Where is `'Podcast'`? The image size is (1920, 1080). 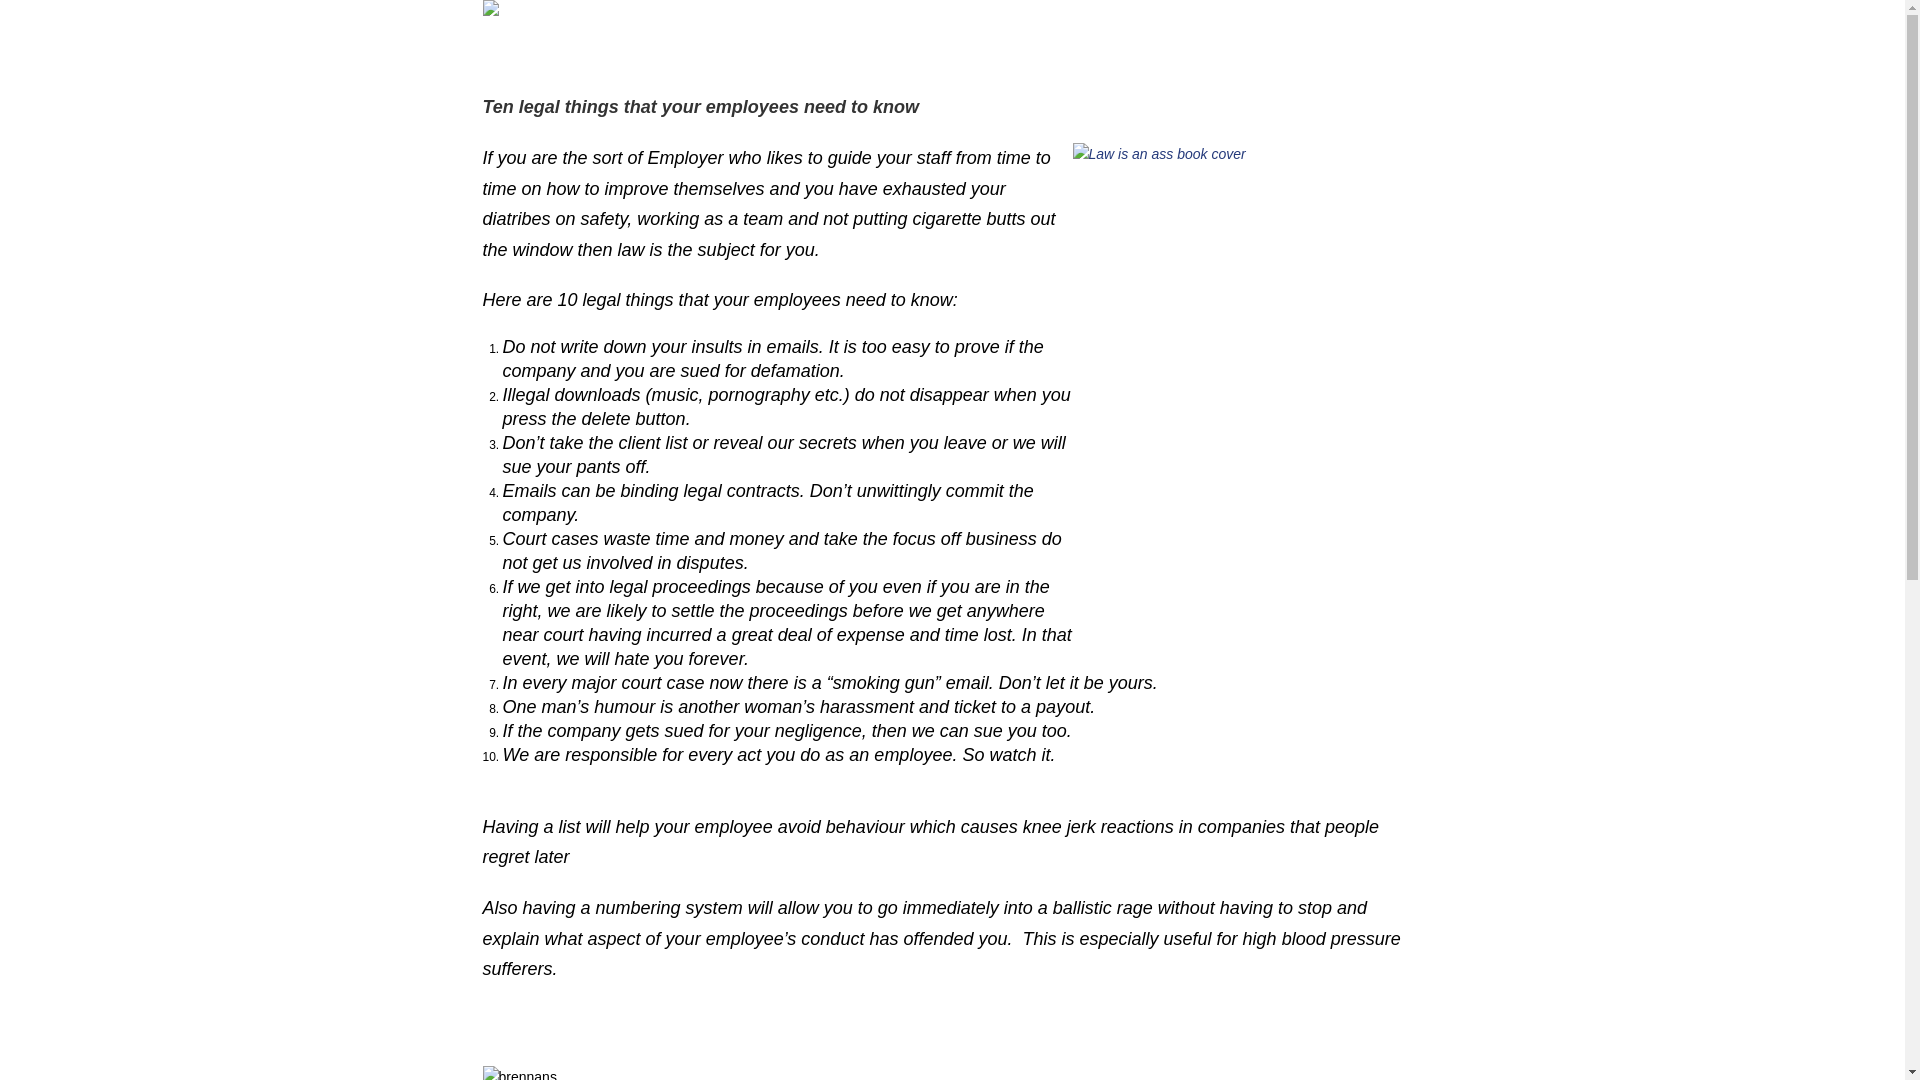 'Podcast' is located at coordinates (654, 42).